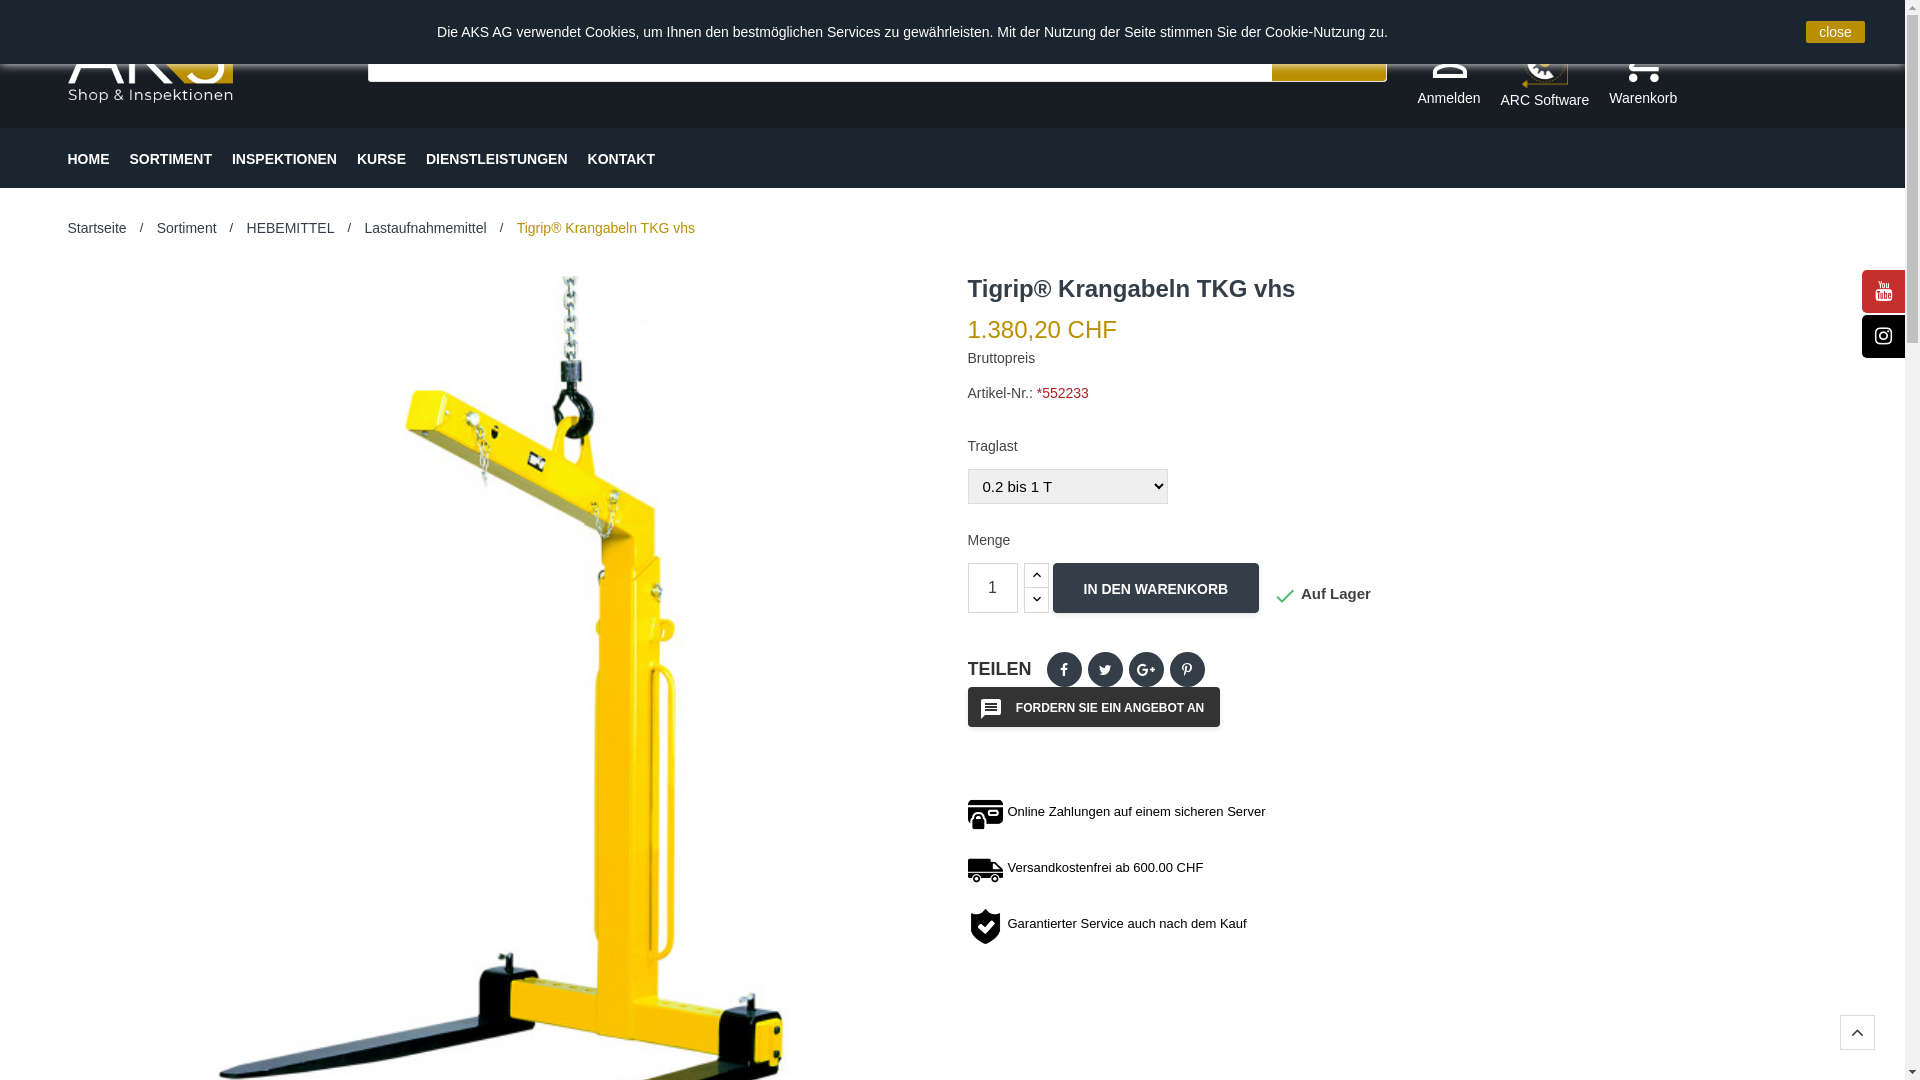  Describe the element at coordinates (1608, 72) in the screenshot. I see `'0` at that location.